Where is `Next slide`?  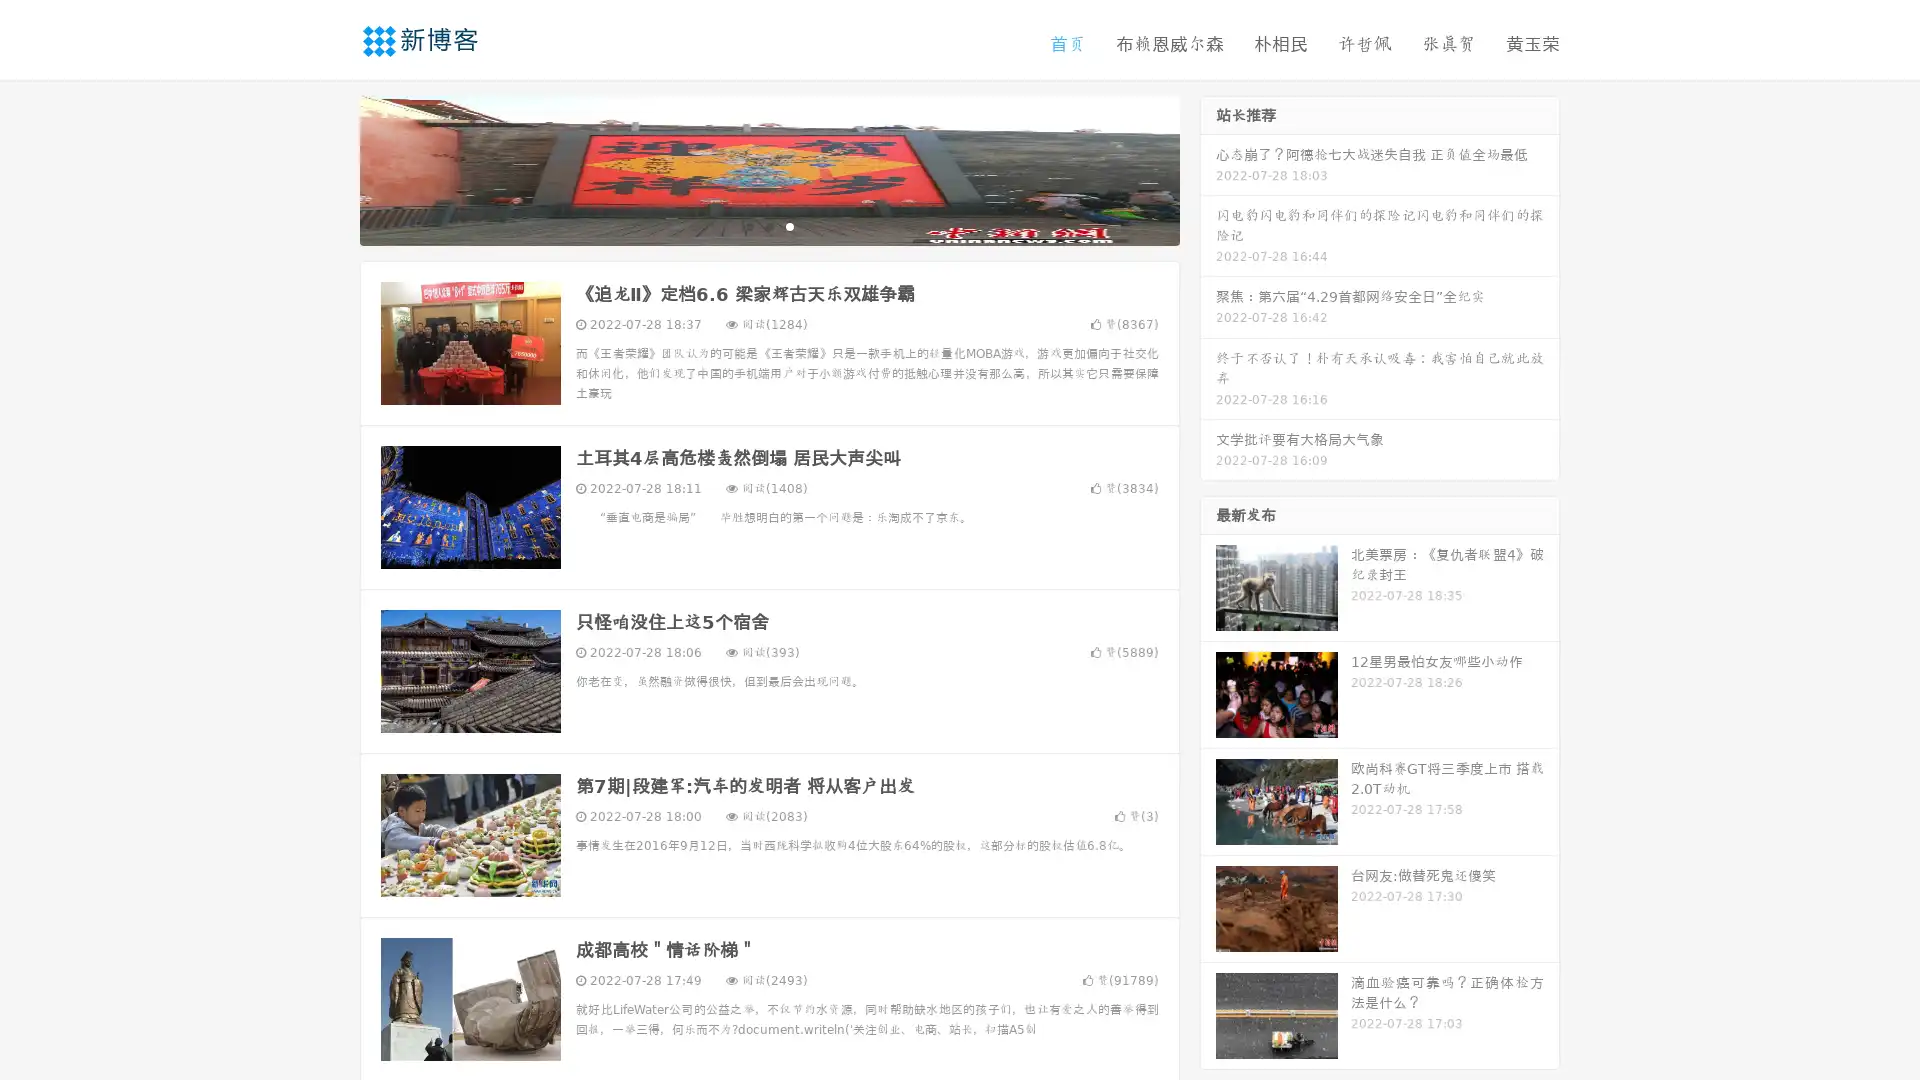 Next slide is located at coordinates (1208, 168).